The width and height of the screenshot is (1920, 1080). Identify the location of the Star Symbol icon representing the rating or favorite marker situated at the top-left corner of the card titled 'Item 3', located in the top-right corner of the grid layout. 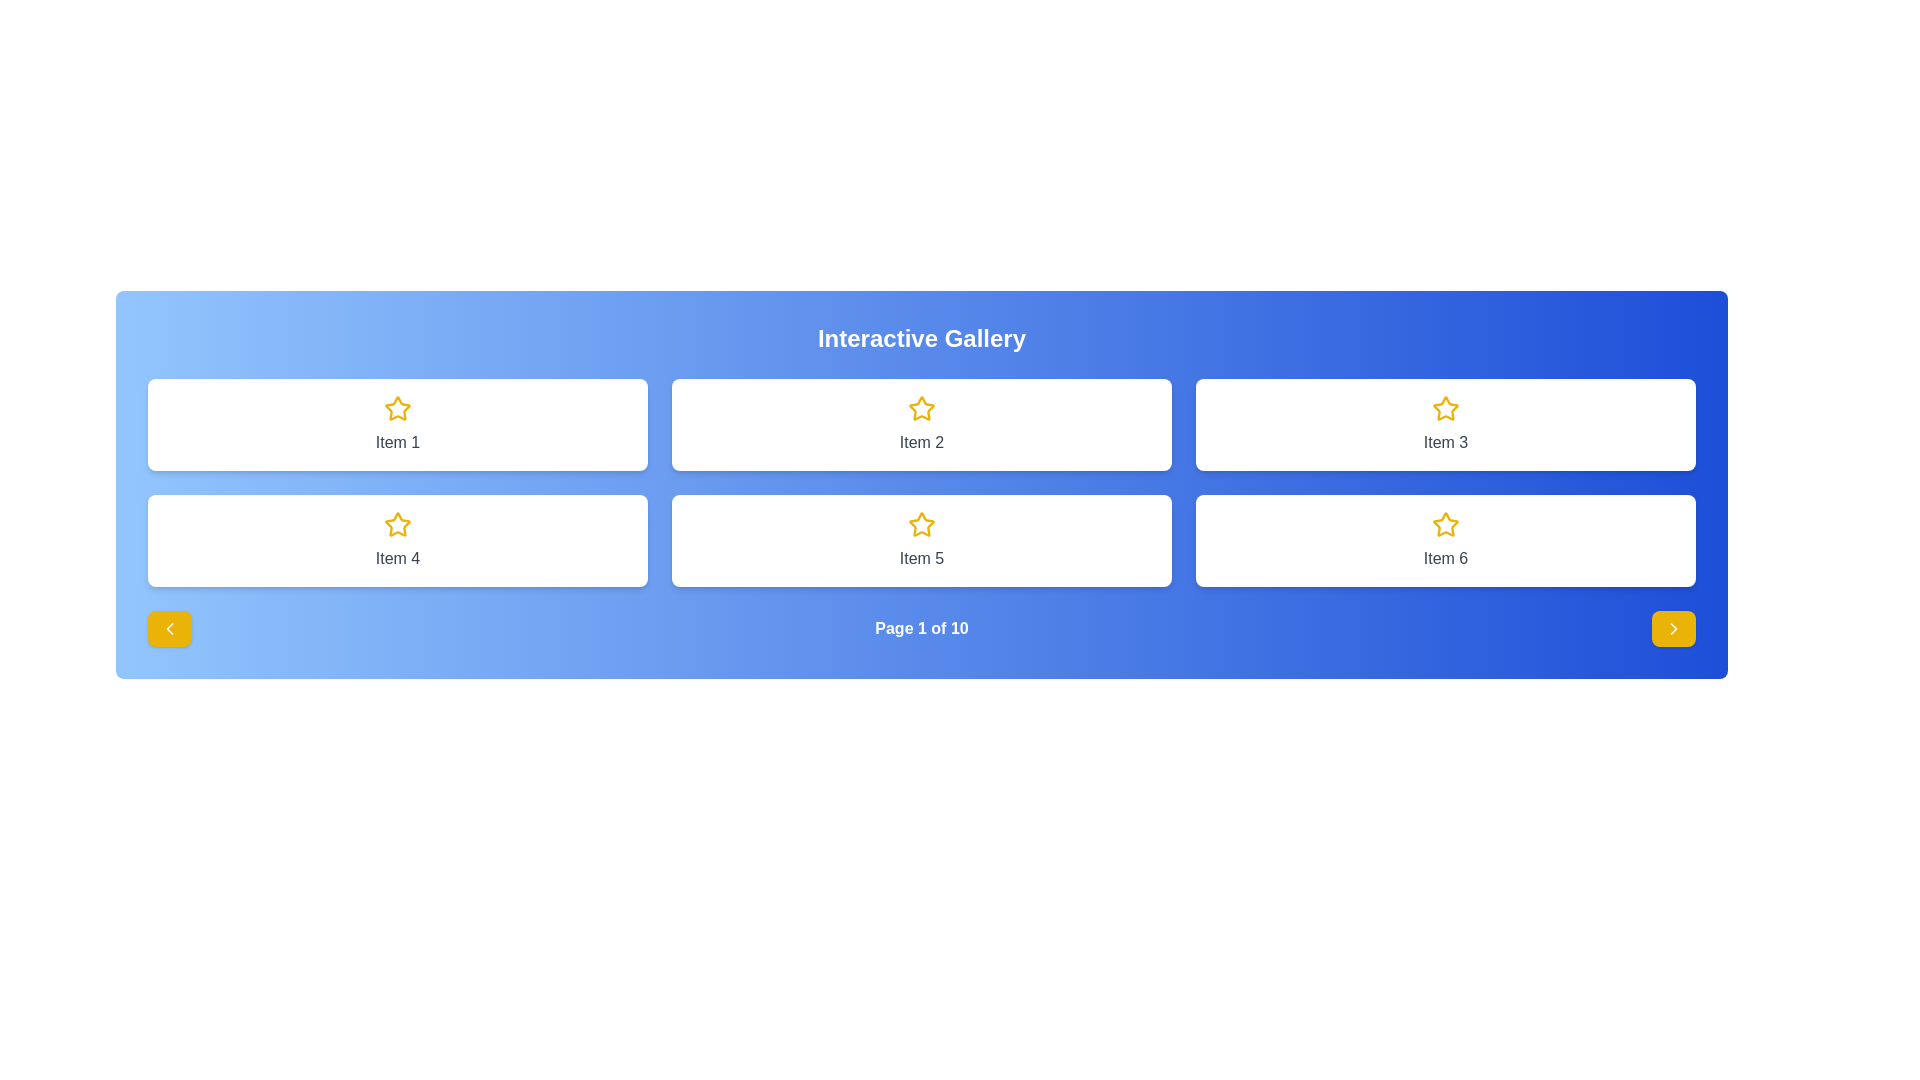
(1445, 407).